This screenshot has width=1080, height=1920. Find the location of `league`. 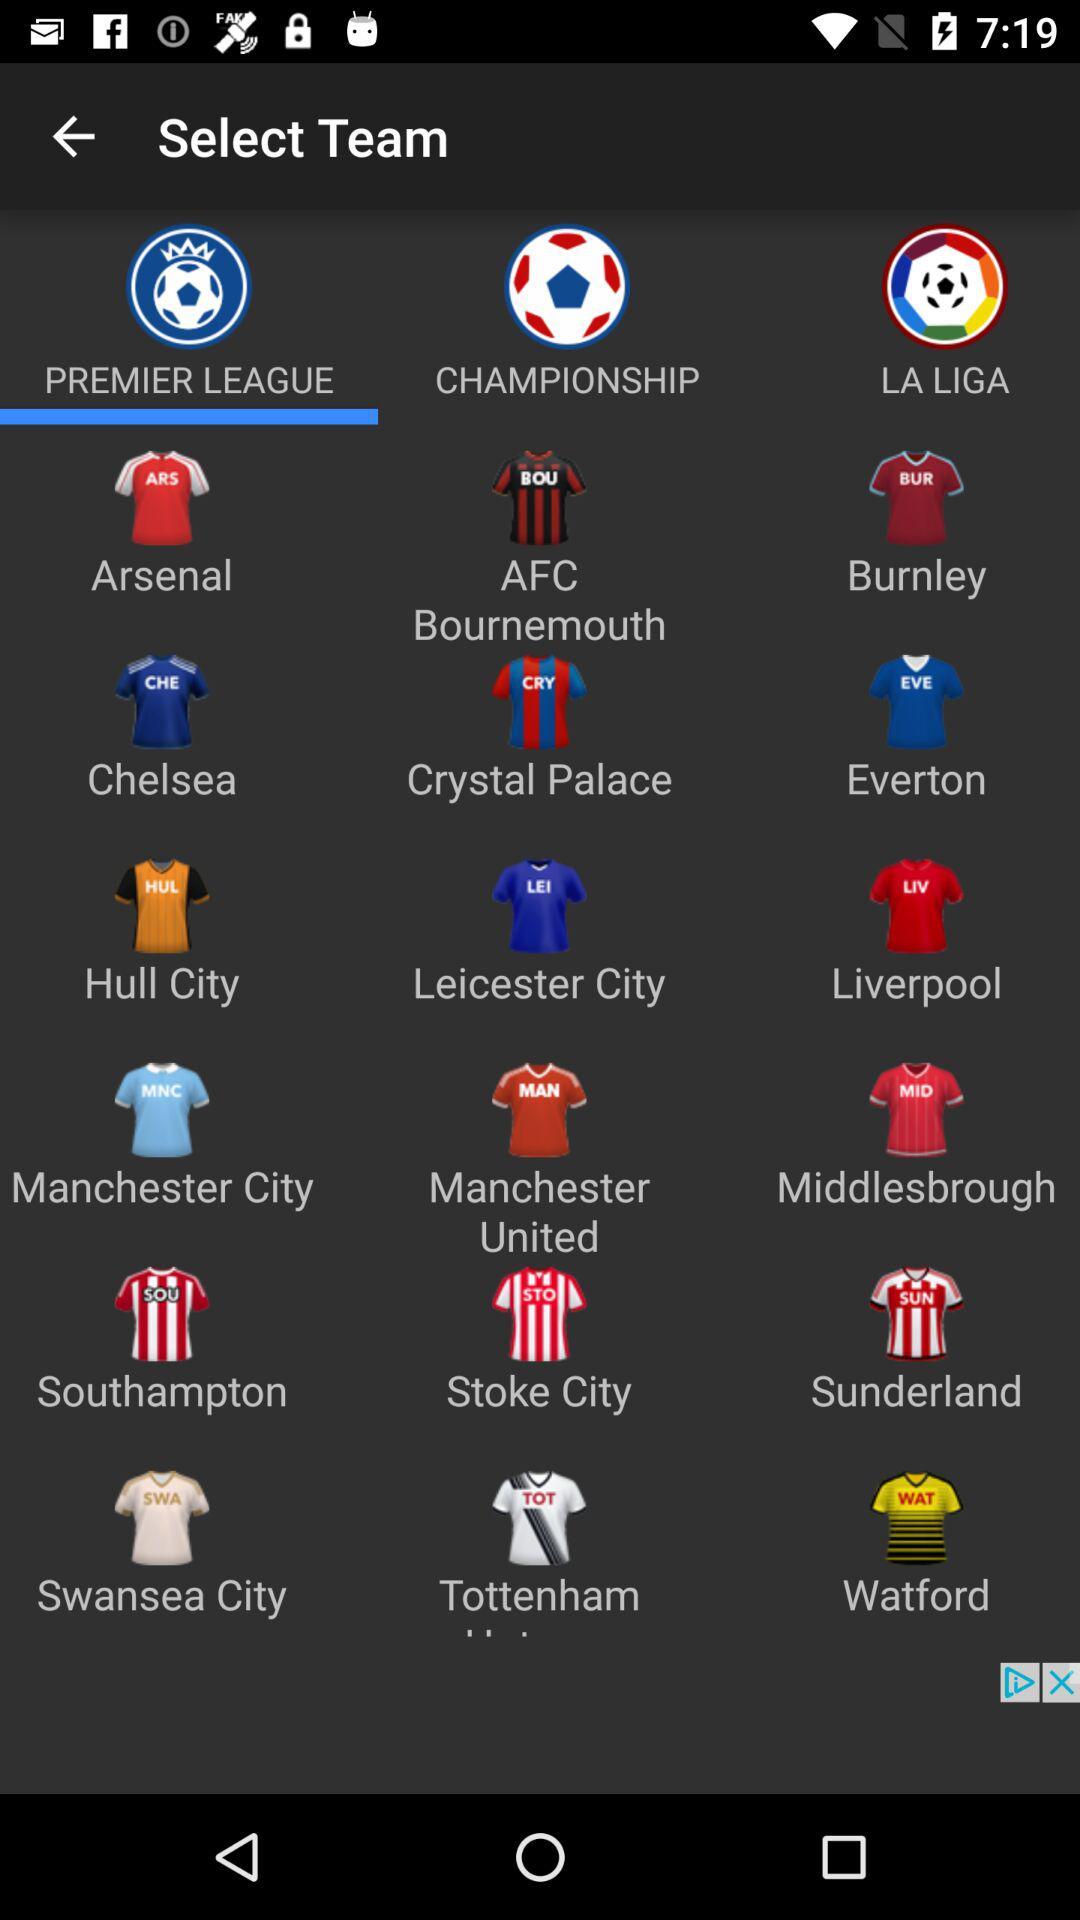

league is located at coordinates (189, 415).